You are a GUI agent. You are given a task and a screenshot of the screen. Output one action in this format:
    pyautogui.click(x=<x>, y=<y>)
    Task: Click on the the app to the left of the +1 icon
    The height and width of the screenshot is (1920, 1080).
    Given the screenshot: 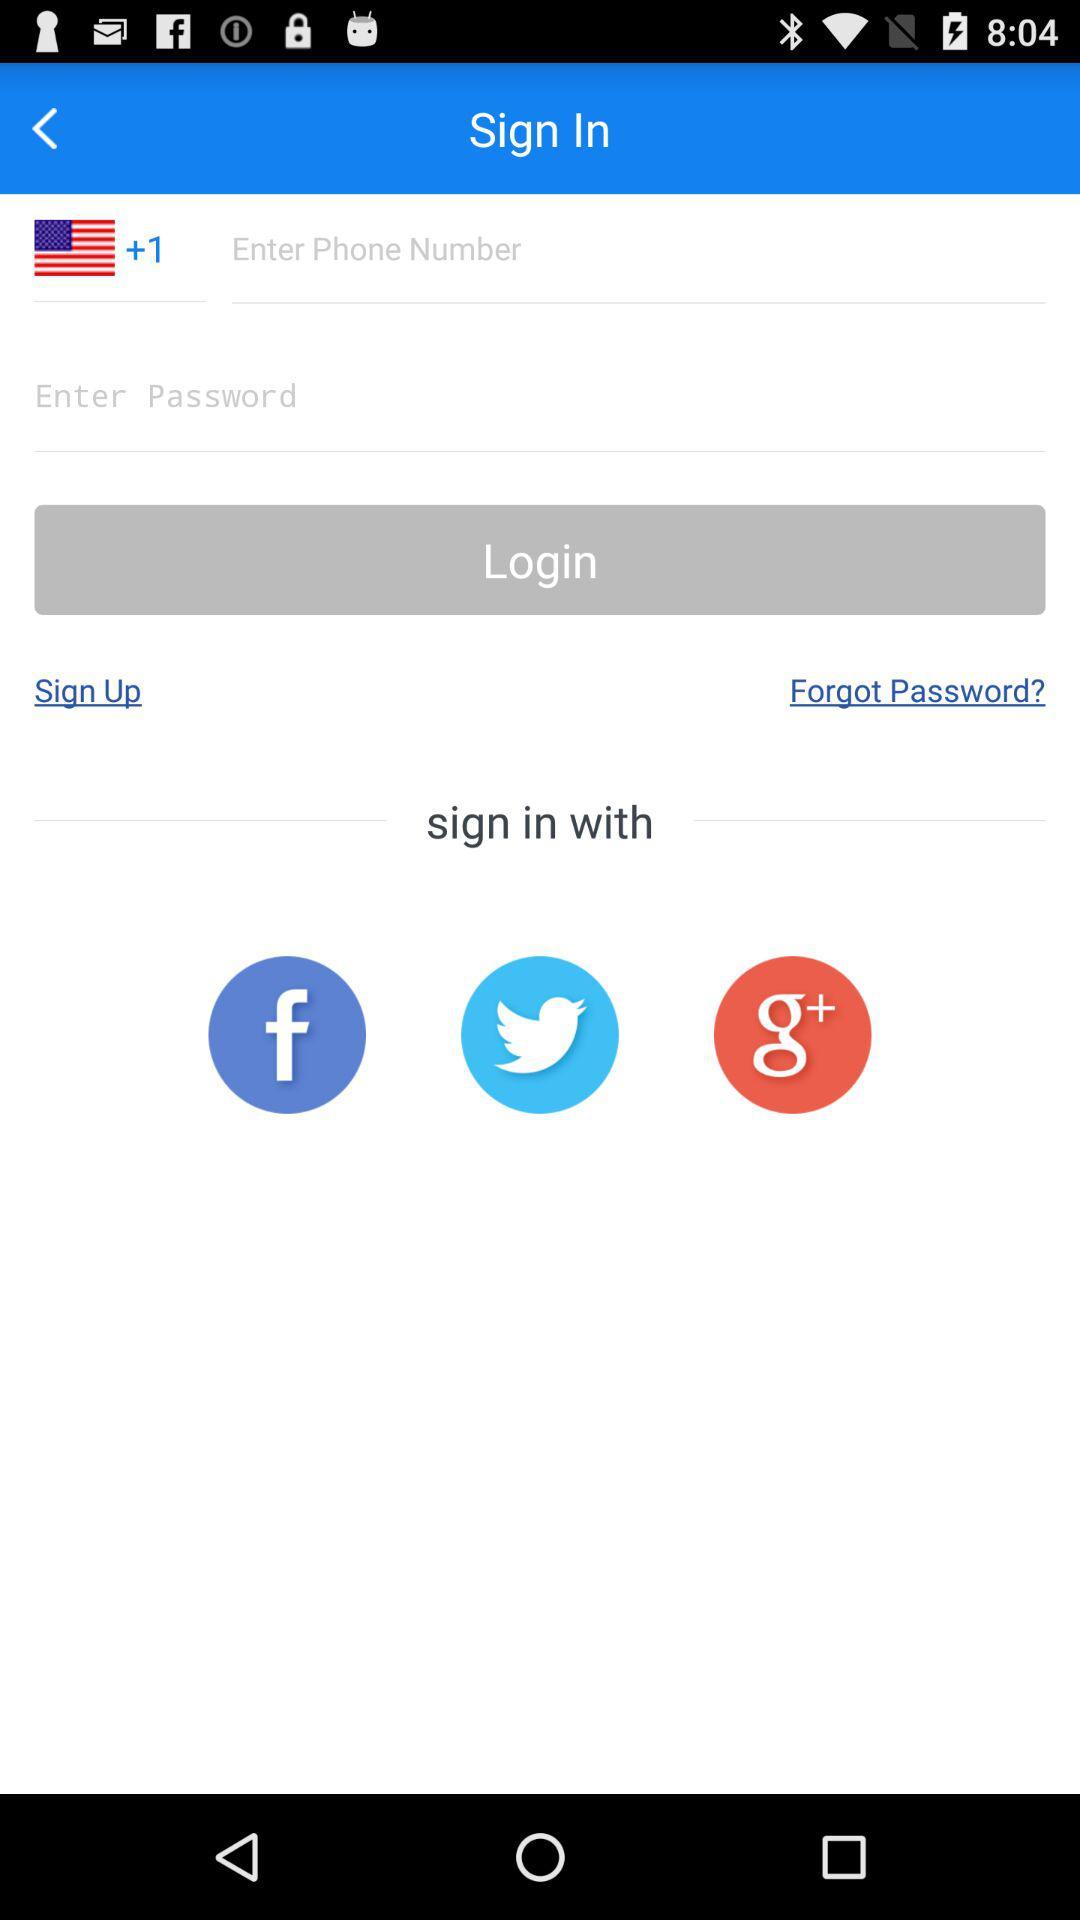 What is the action you would take?
    pyautogui.click(x=54, y=127)
    